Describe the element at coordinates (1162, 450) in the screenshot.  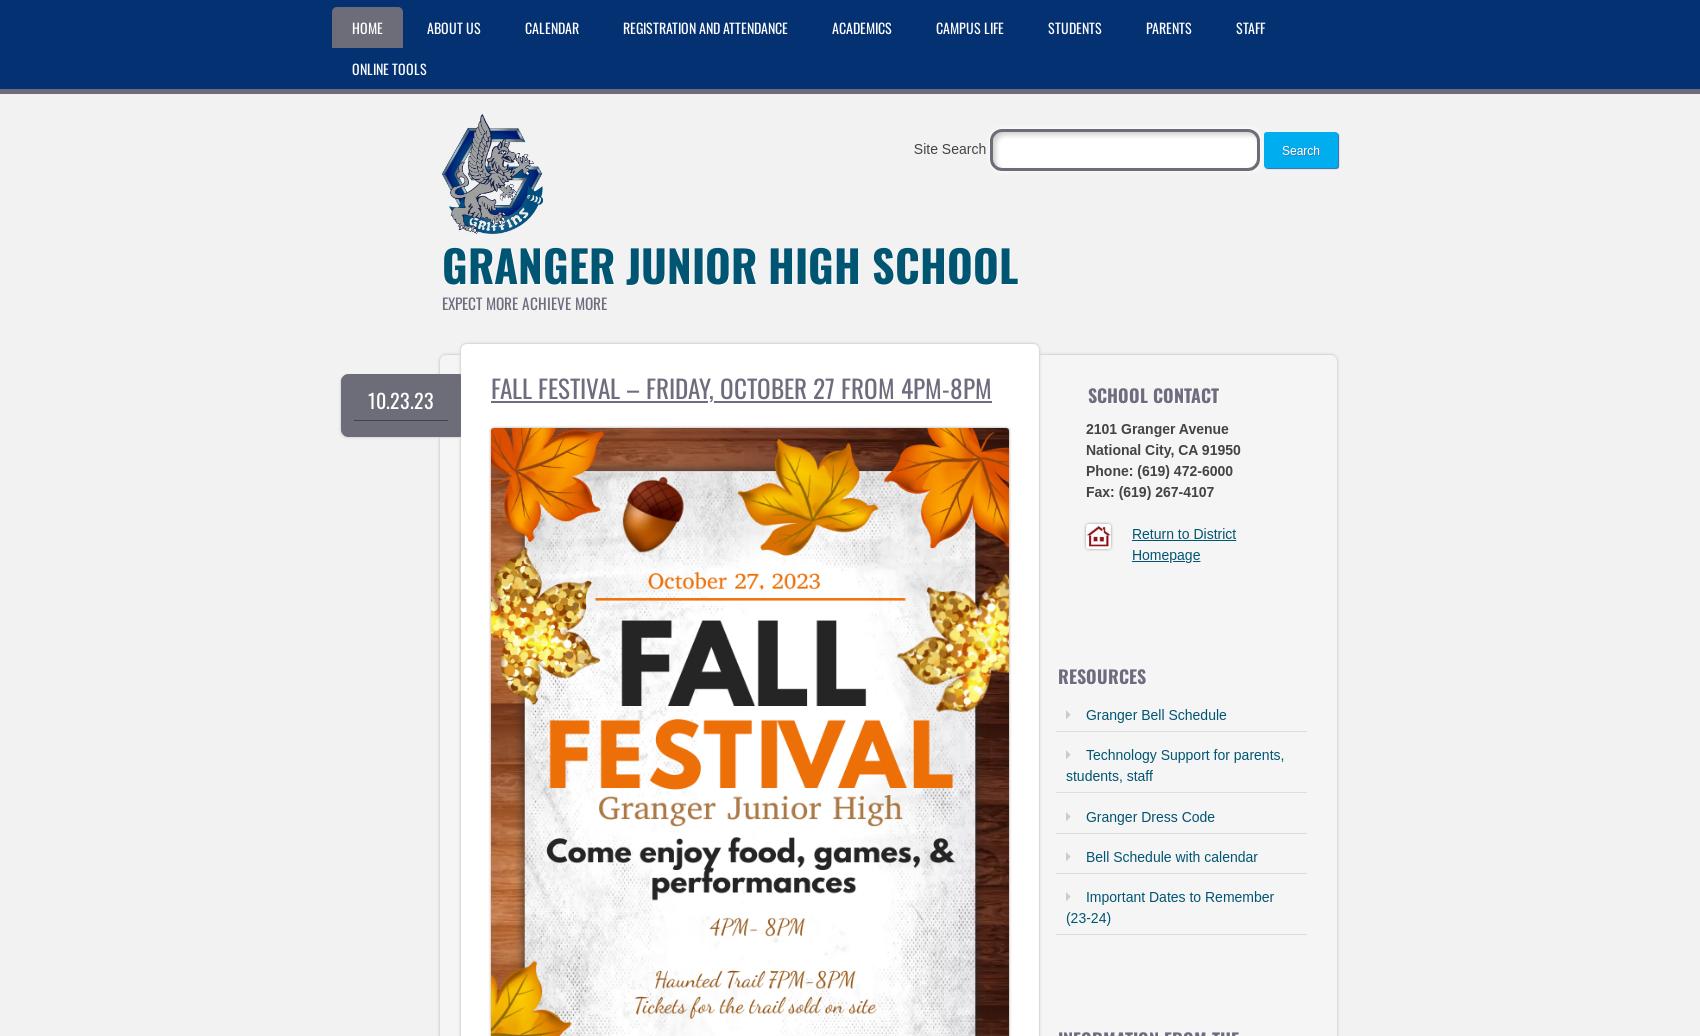
I see `'National City, CA 91950'` at that location.